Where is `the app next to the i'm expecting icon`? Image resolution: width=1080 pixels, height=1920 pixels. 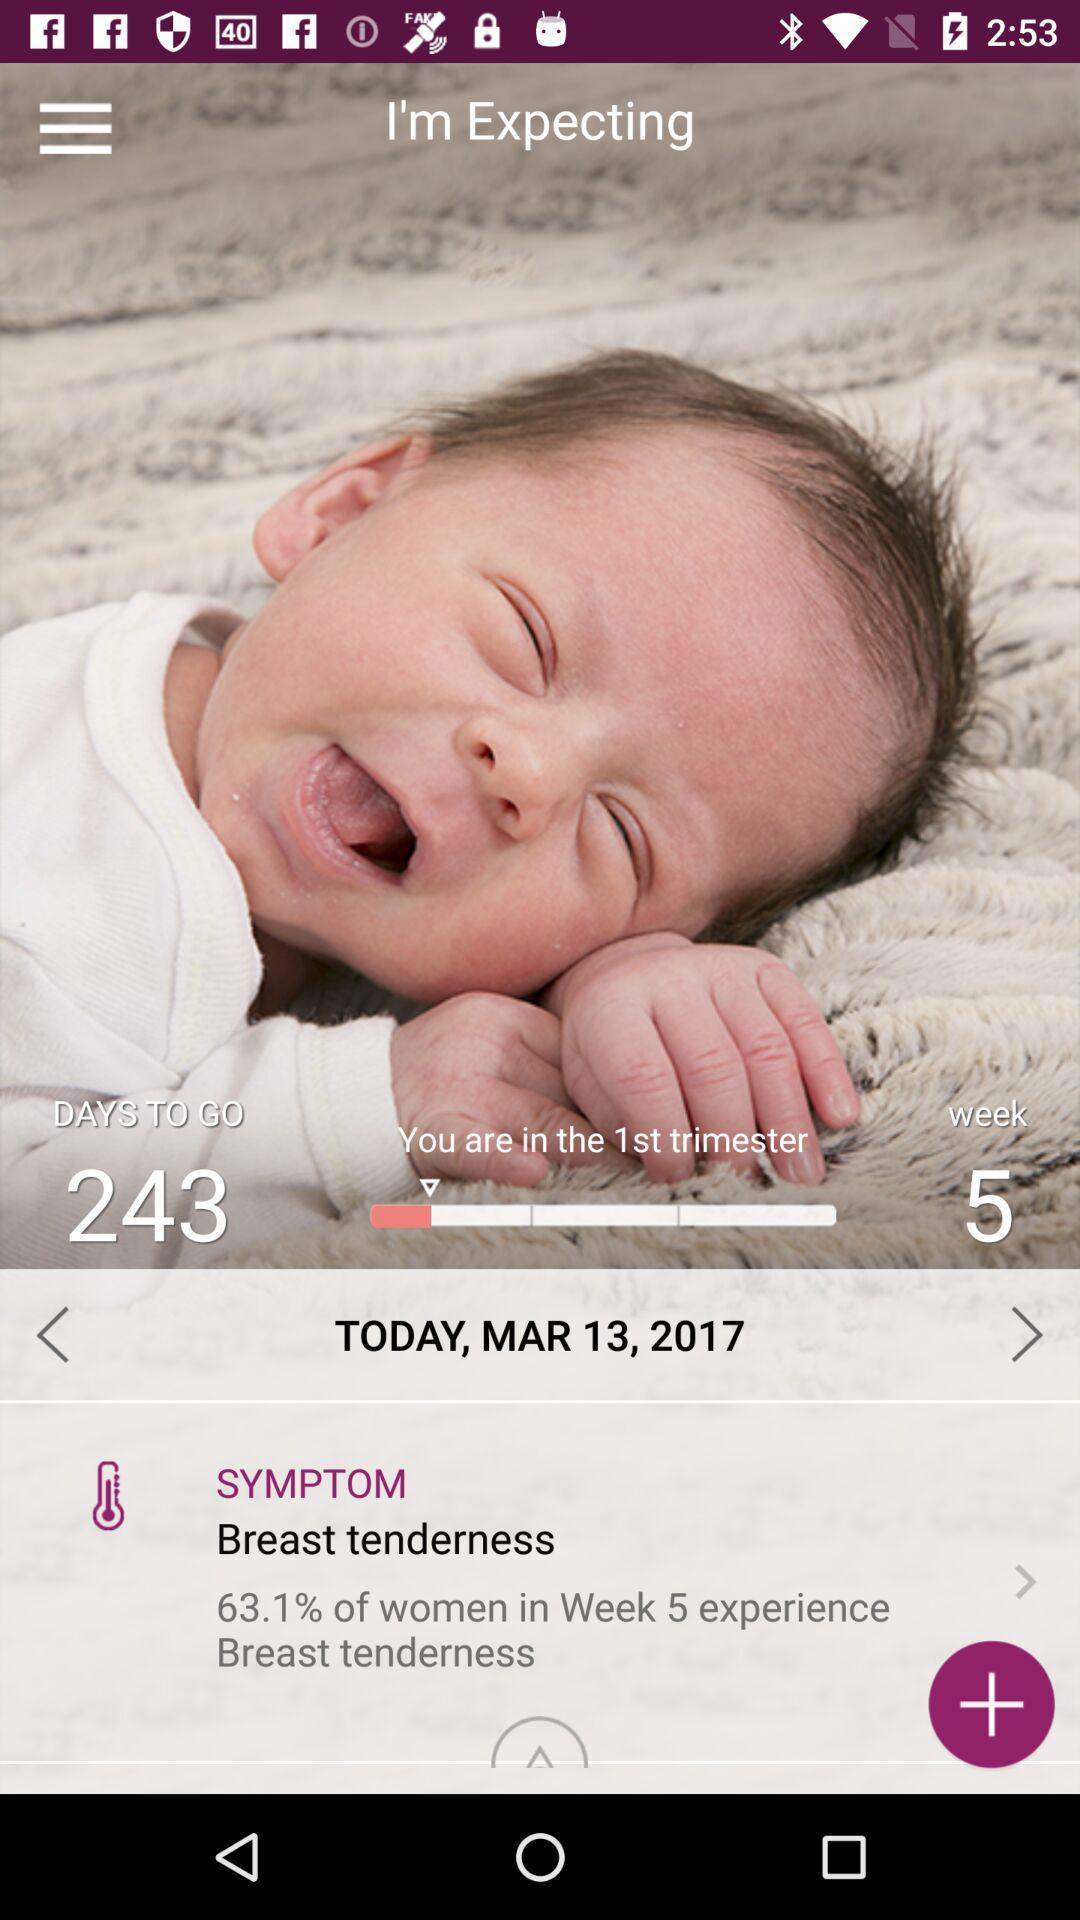
the app next to the i'm expecting icon is located at coordinates (74, 127).